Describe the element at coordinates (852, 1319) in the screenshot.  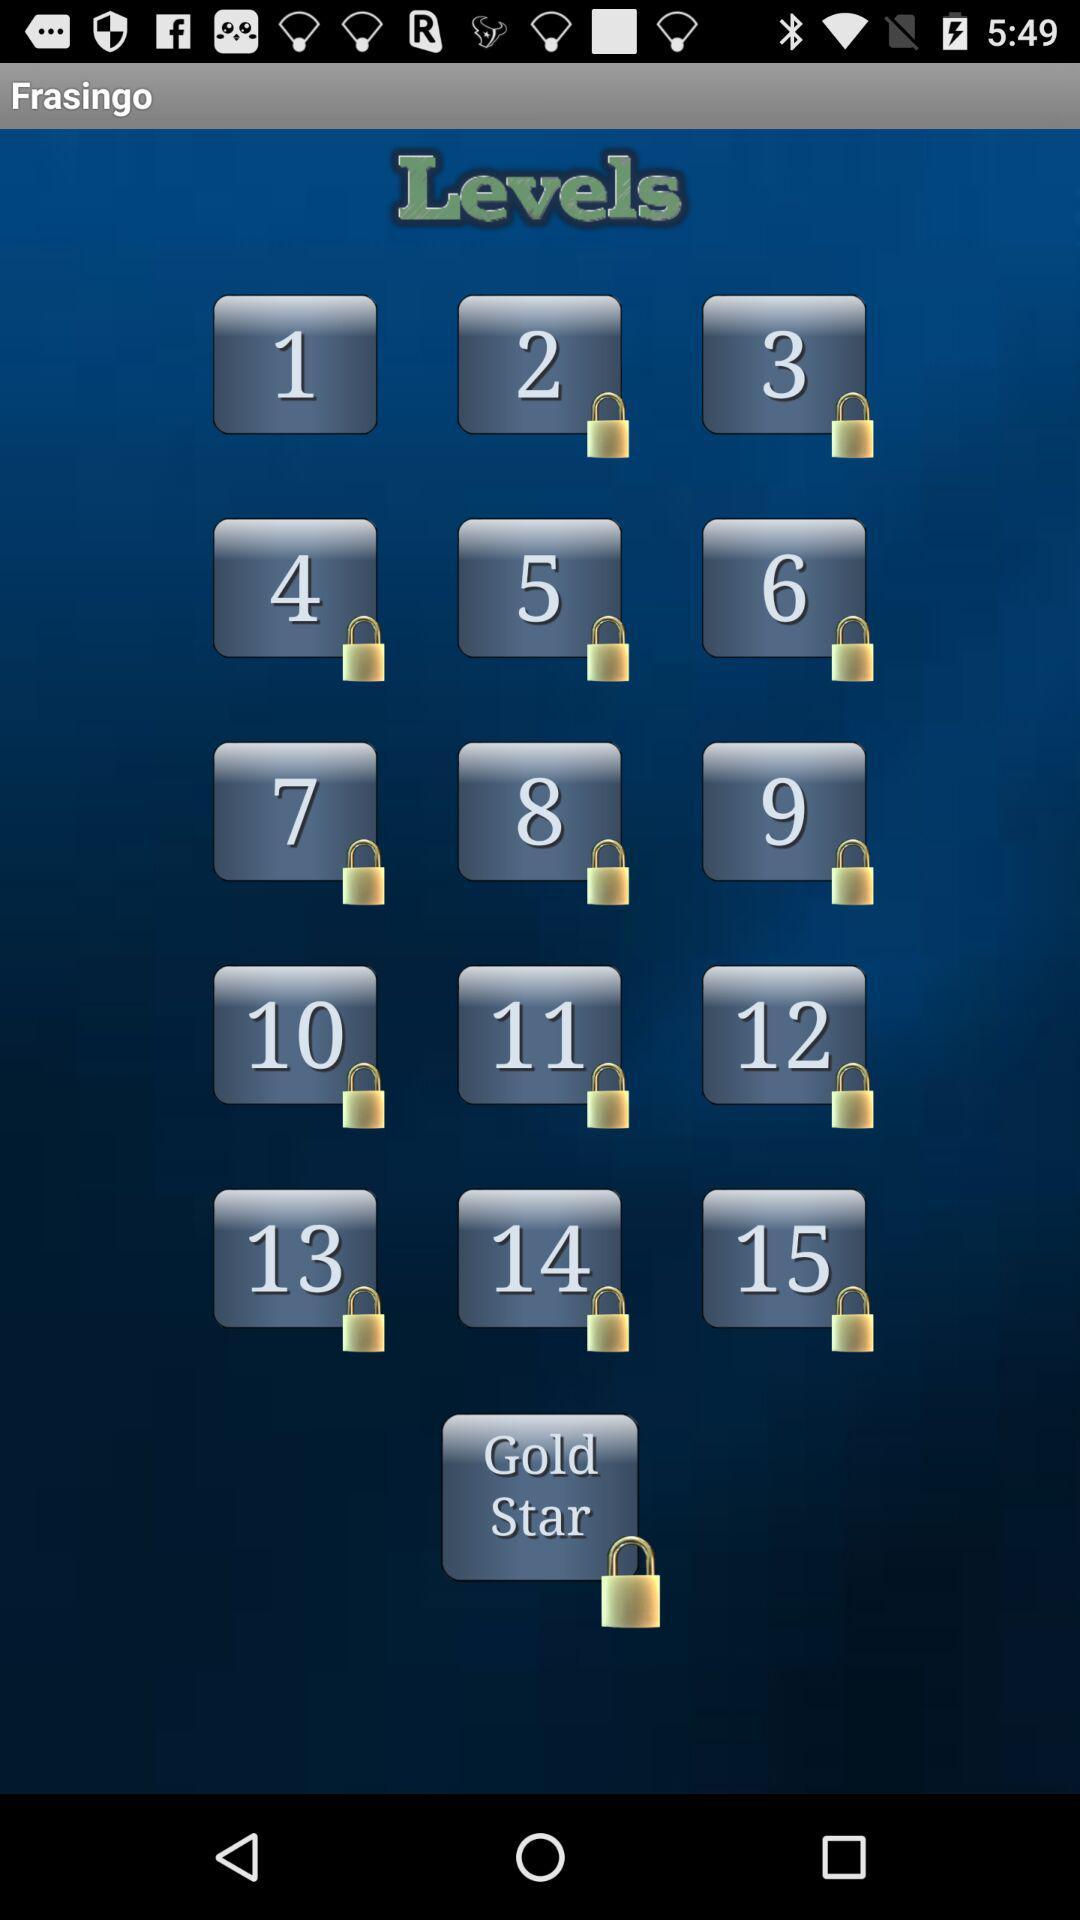
I see `the lock image below the text 15 on the web page` at that location.